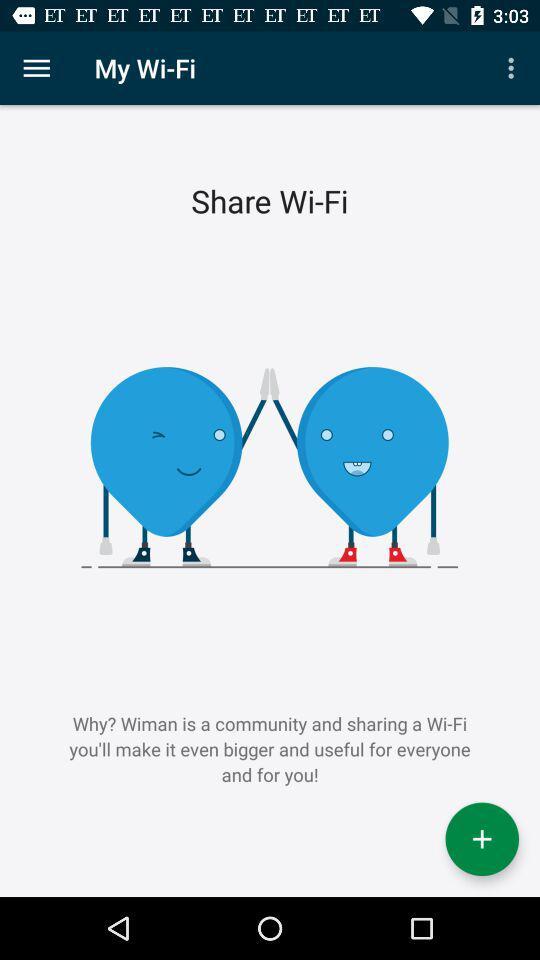 This screenshot has height=960, width=540. What do you see at coordinates (36, 68) in the screenshot?
I see `item above why wiman is icon` at bounding box center [36, 68].